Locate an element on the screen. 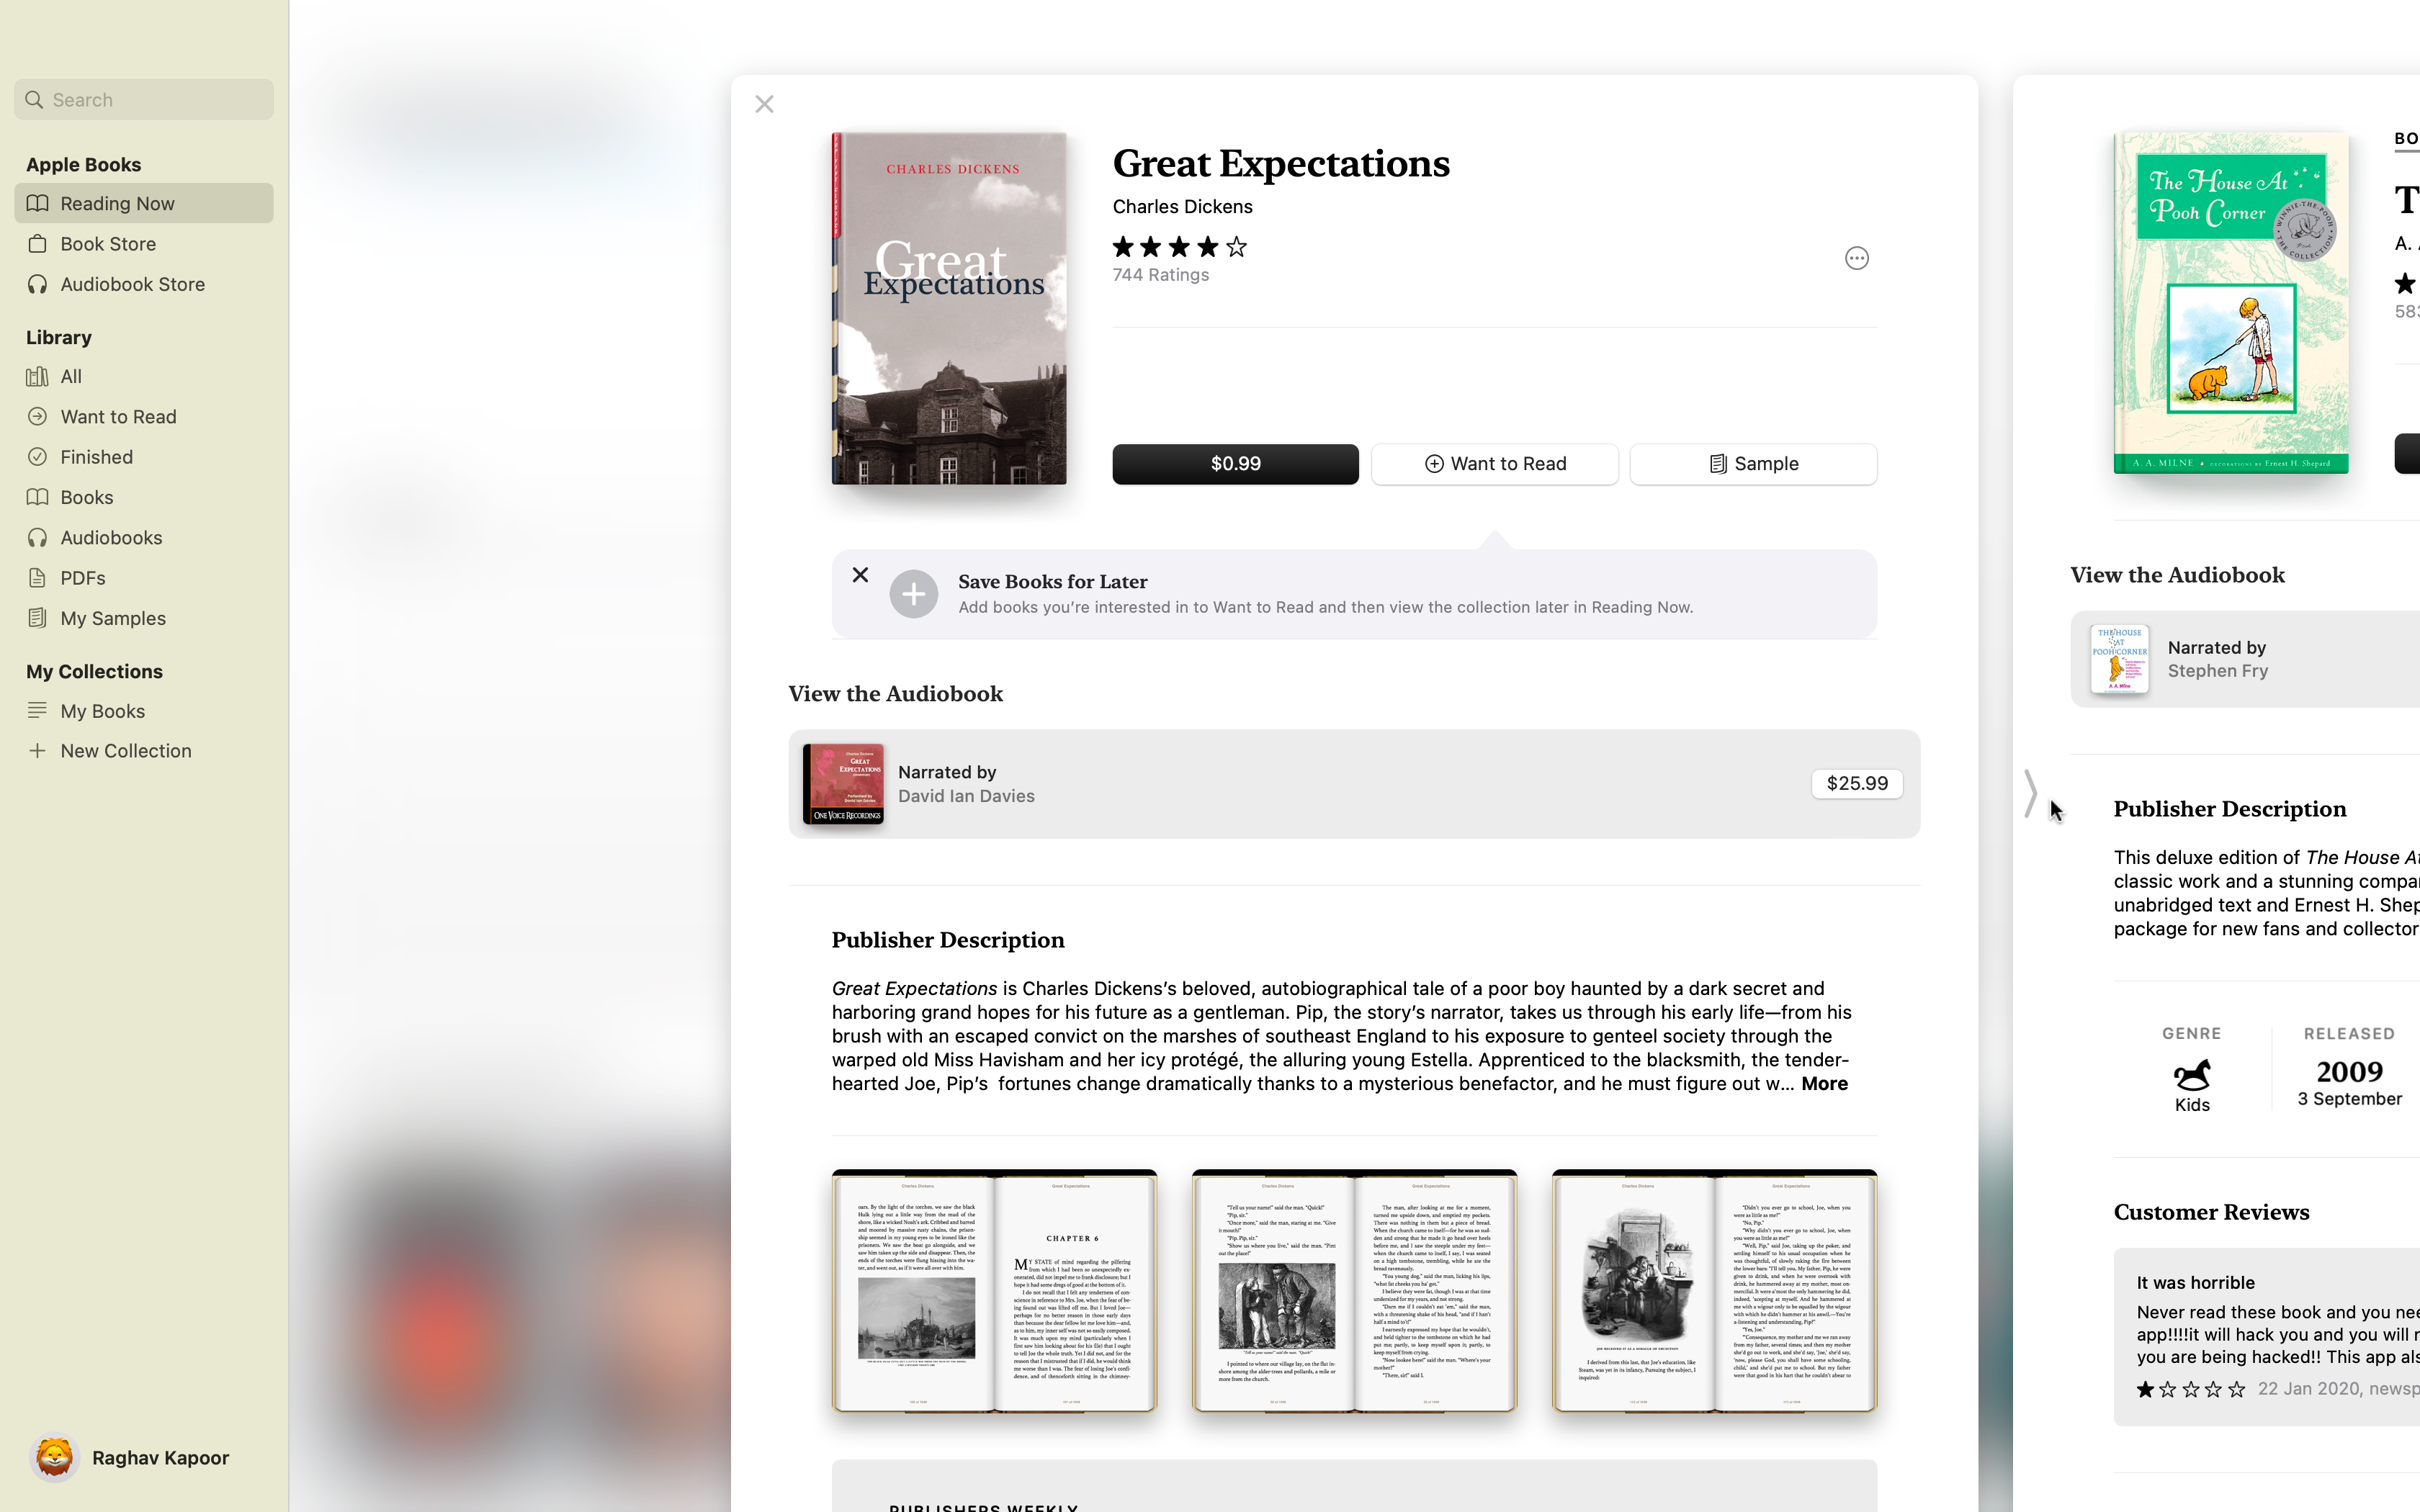  Investigate further about the book details provided by the publisher is located at coordinates (1826, 1083).